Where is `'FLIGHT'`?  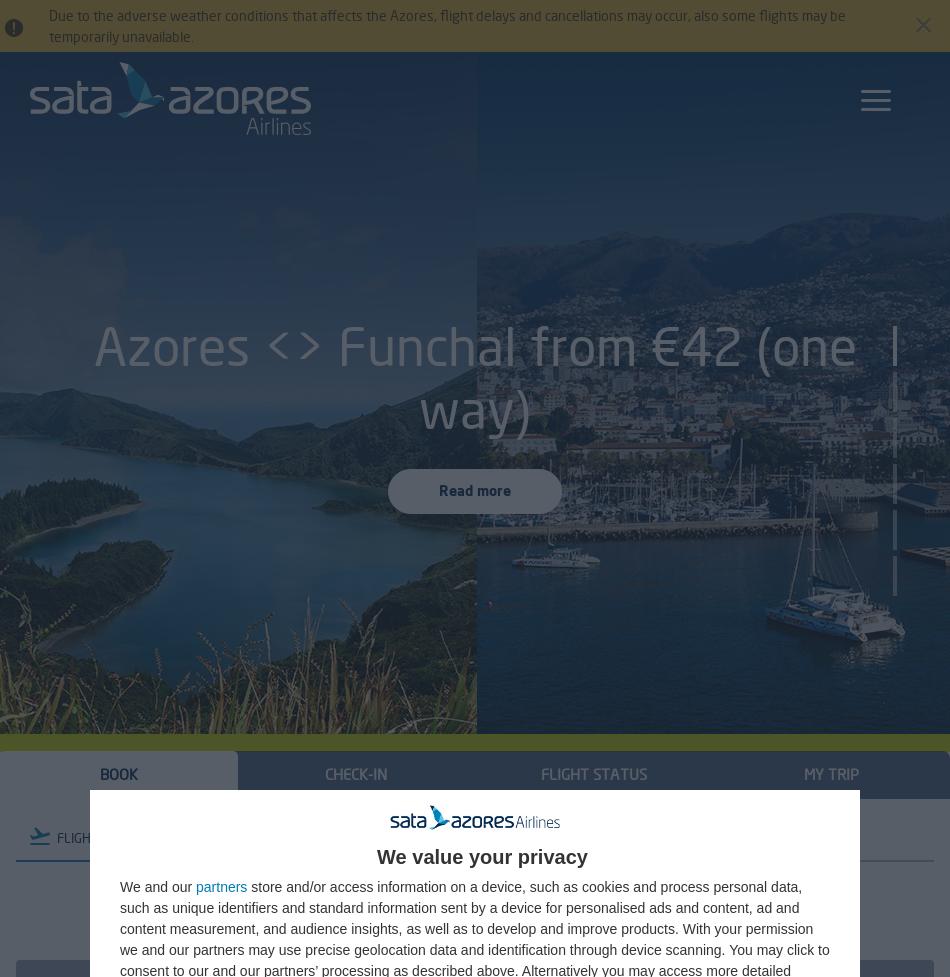 'FLIGHT' is located at coordinates (77, 836).